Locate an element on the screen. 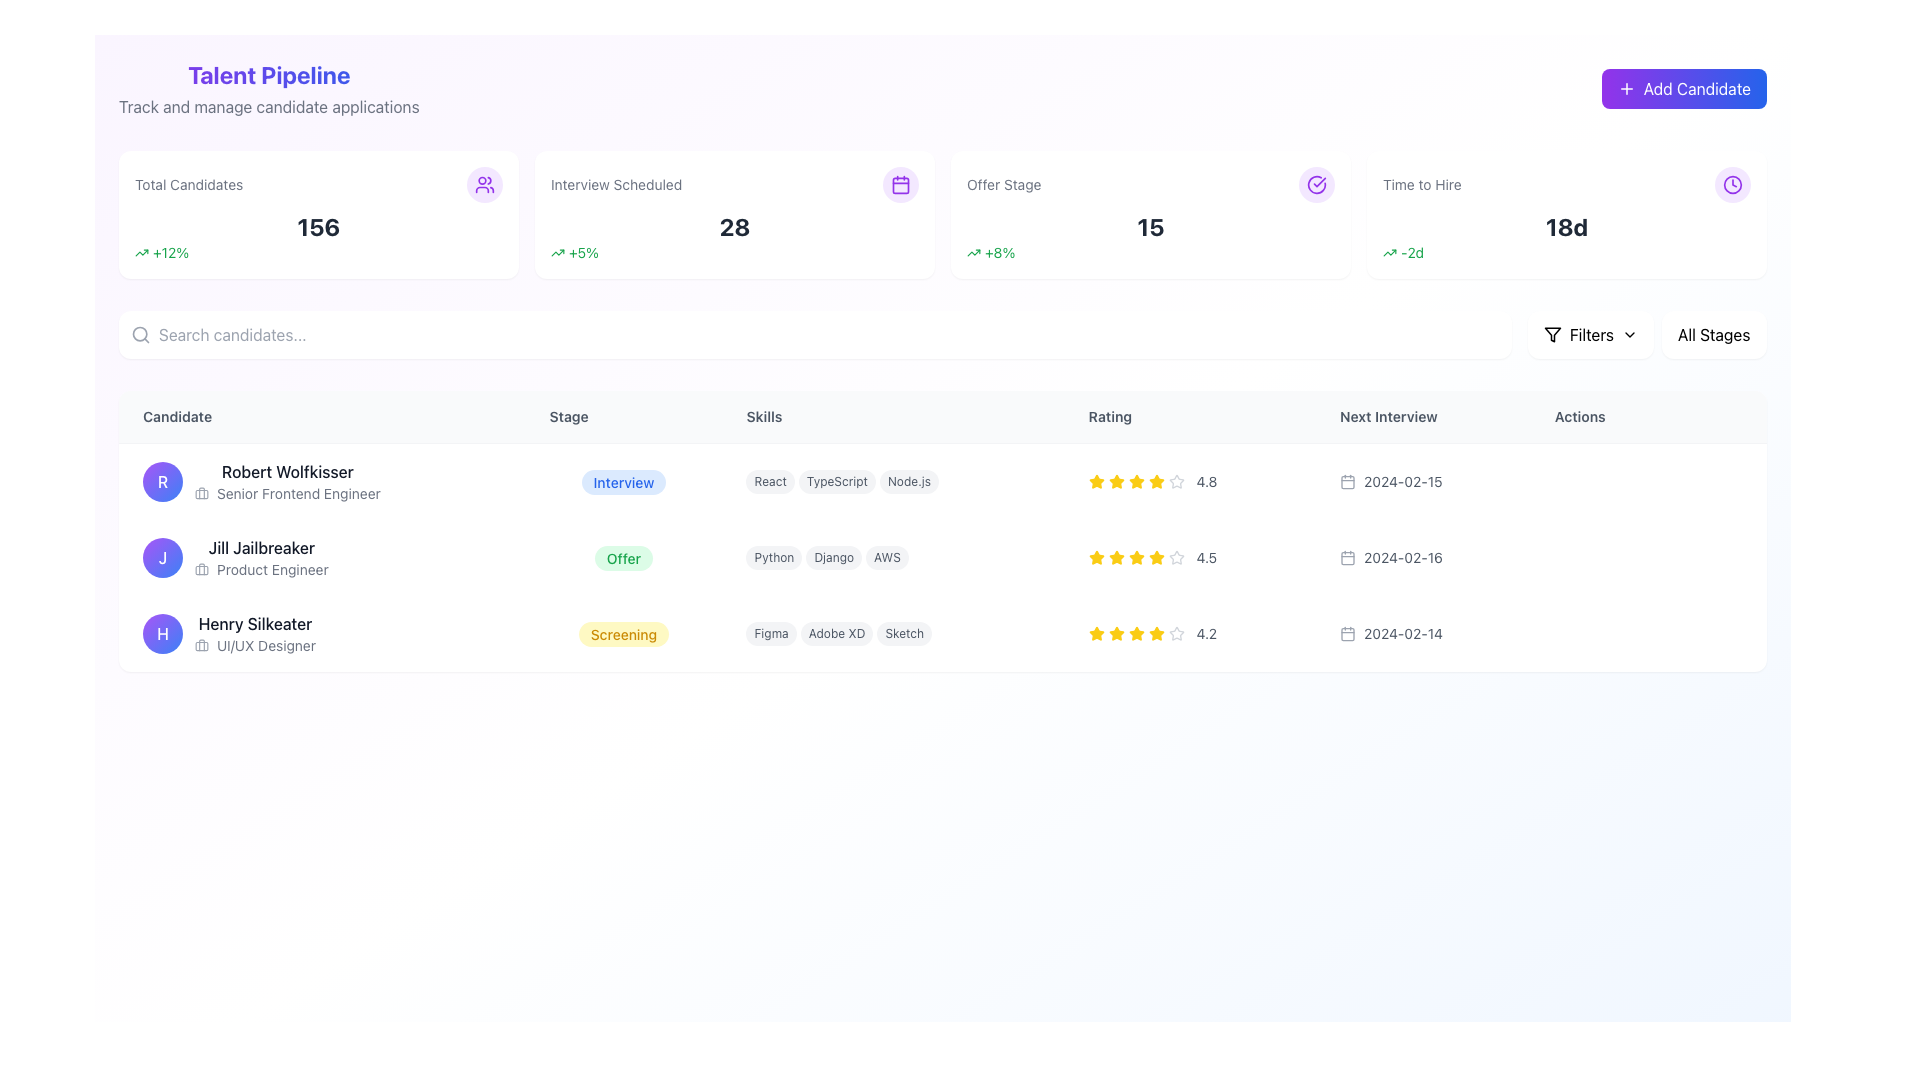  the non-interactive 'Adobe XD' skill label associated with candidate Henry Silkeater, which is centrally positioned between the 'Figma' and 'Sketch' labels in the Skills column is located at coordinates (837, 633).